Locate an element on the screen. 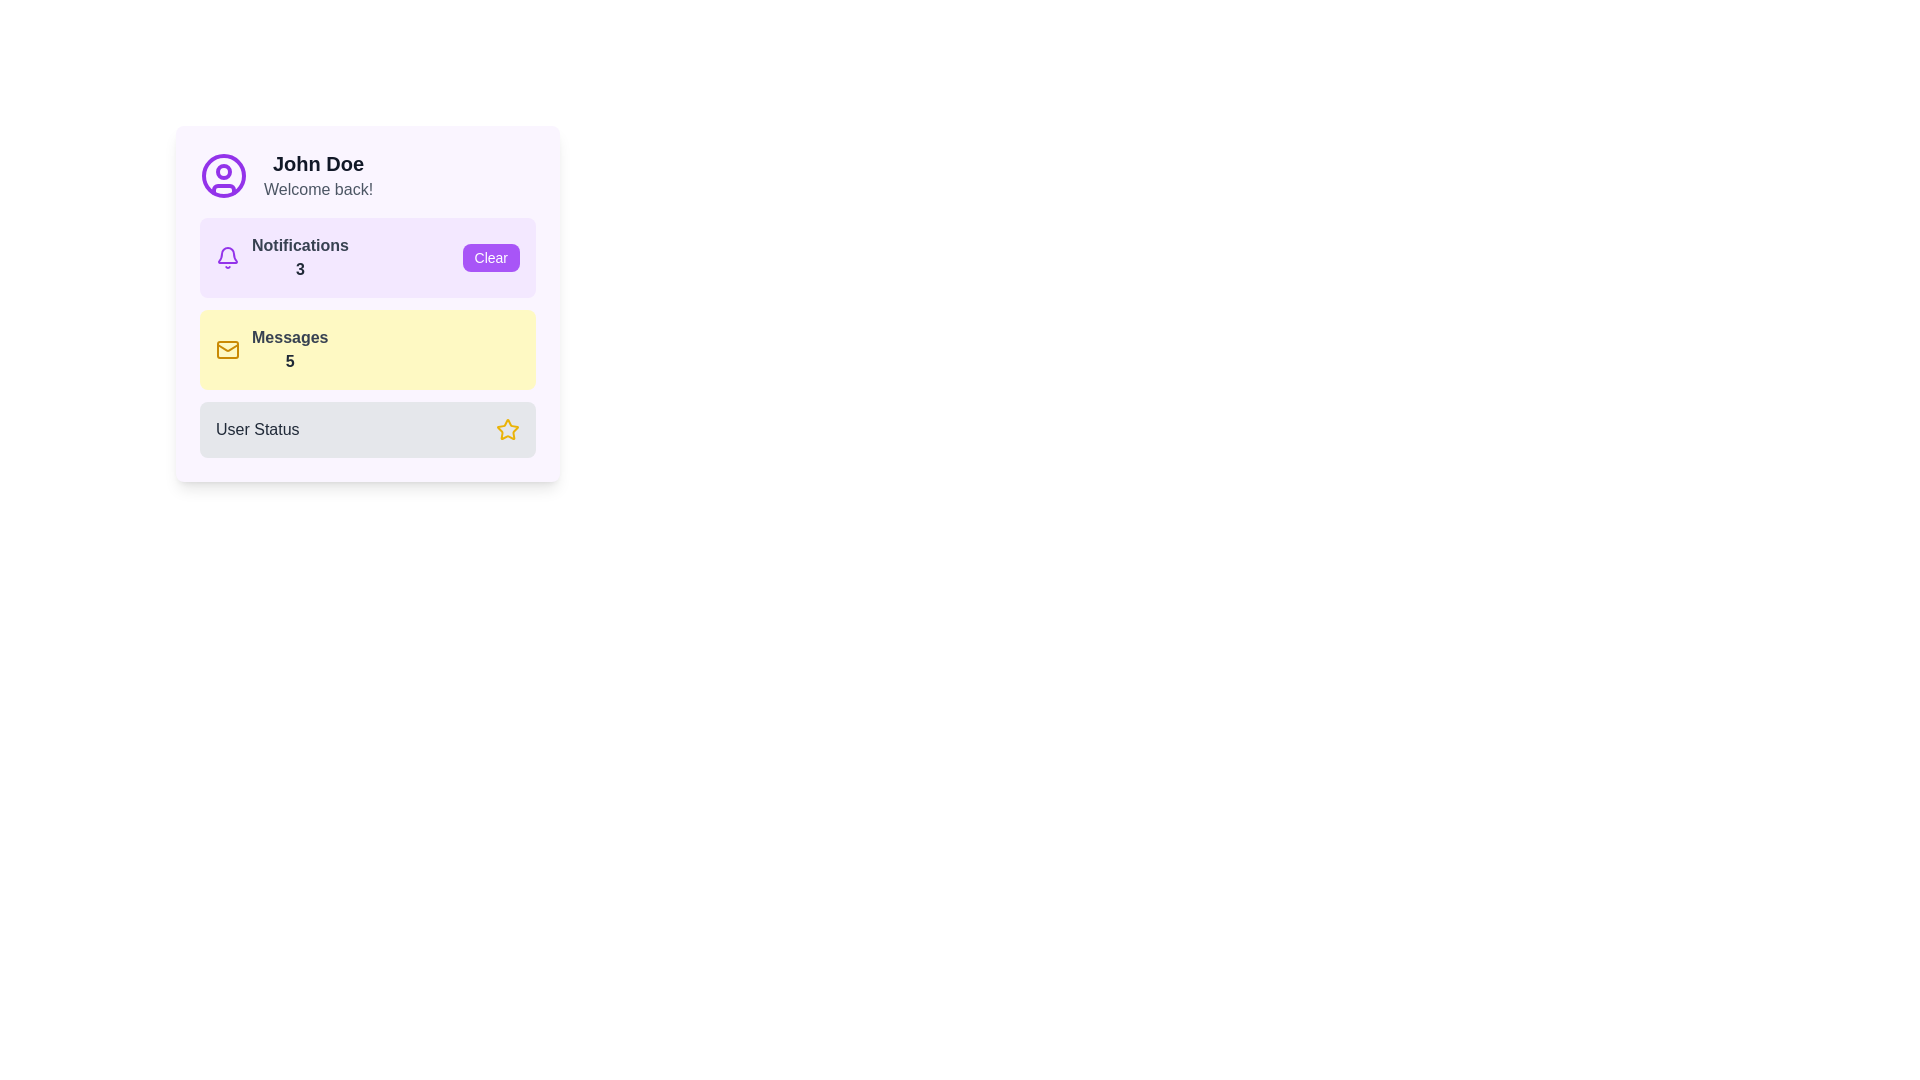 The height and width of the screenshot is (1080, 1920). the SVG circle component with a purple outline that is part of the user profile icon, located in the upper-left corner of the widget near the greeting text 'John Doe' is located at coordinates (224, 175).